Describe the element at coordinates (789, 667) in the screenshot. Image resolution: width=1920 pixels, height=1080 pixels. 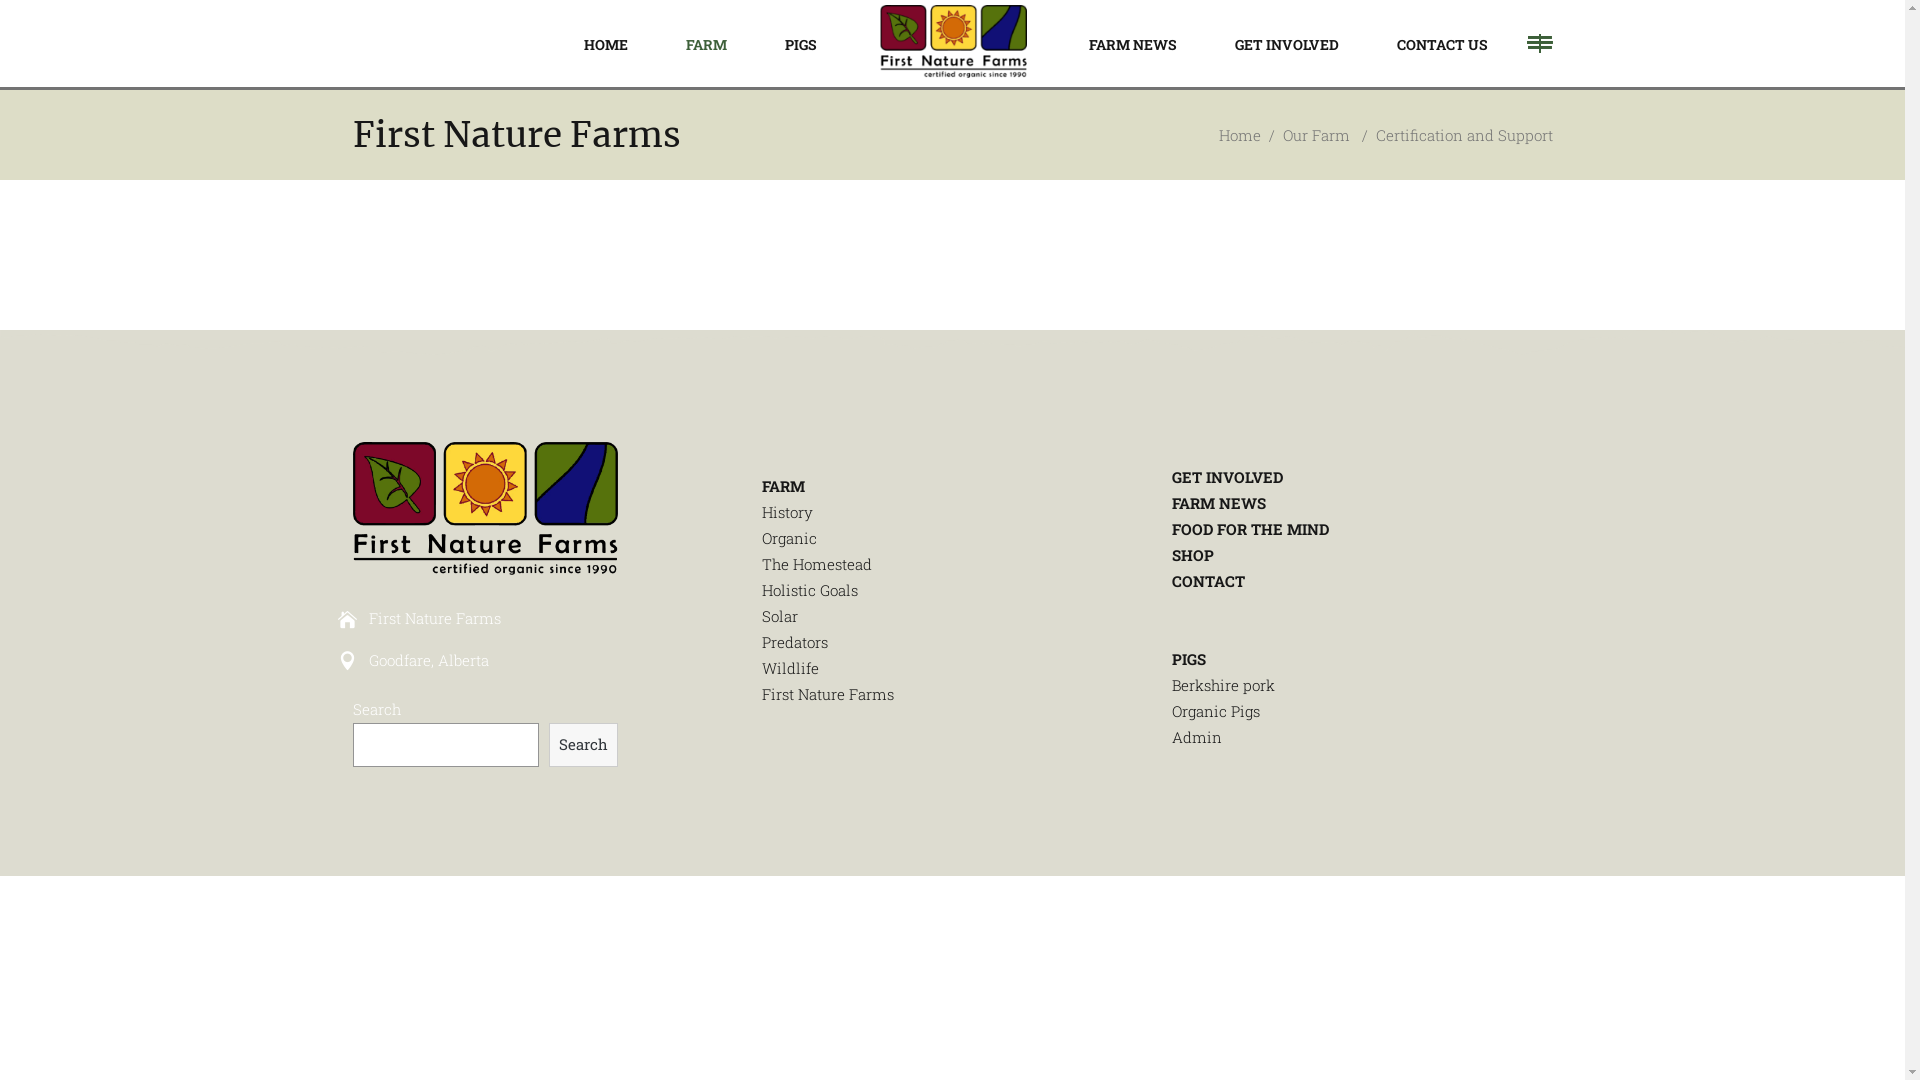
I see `'Wildlife'` at that location.